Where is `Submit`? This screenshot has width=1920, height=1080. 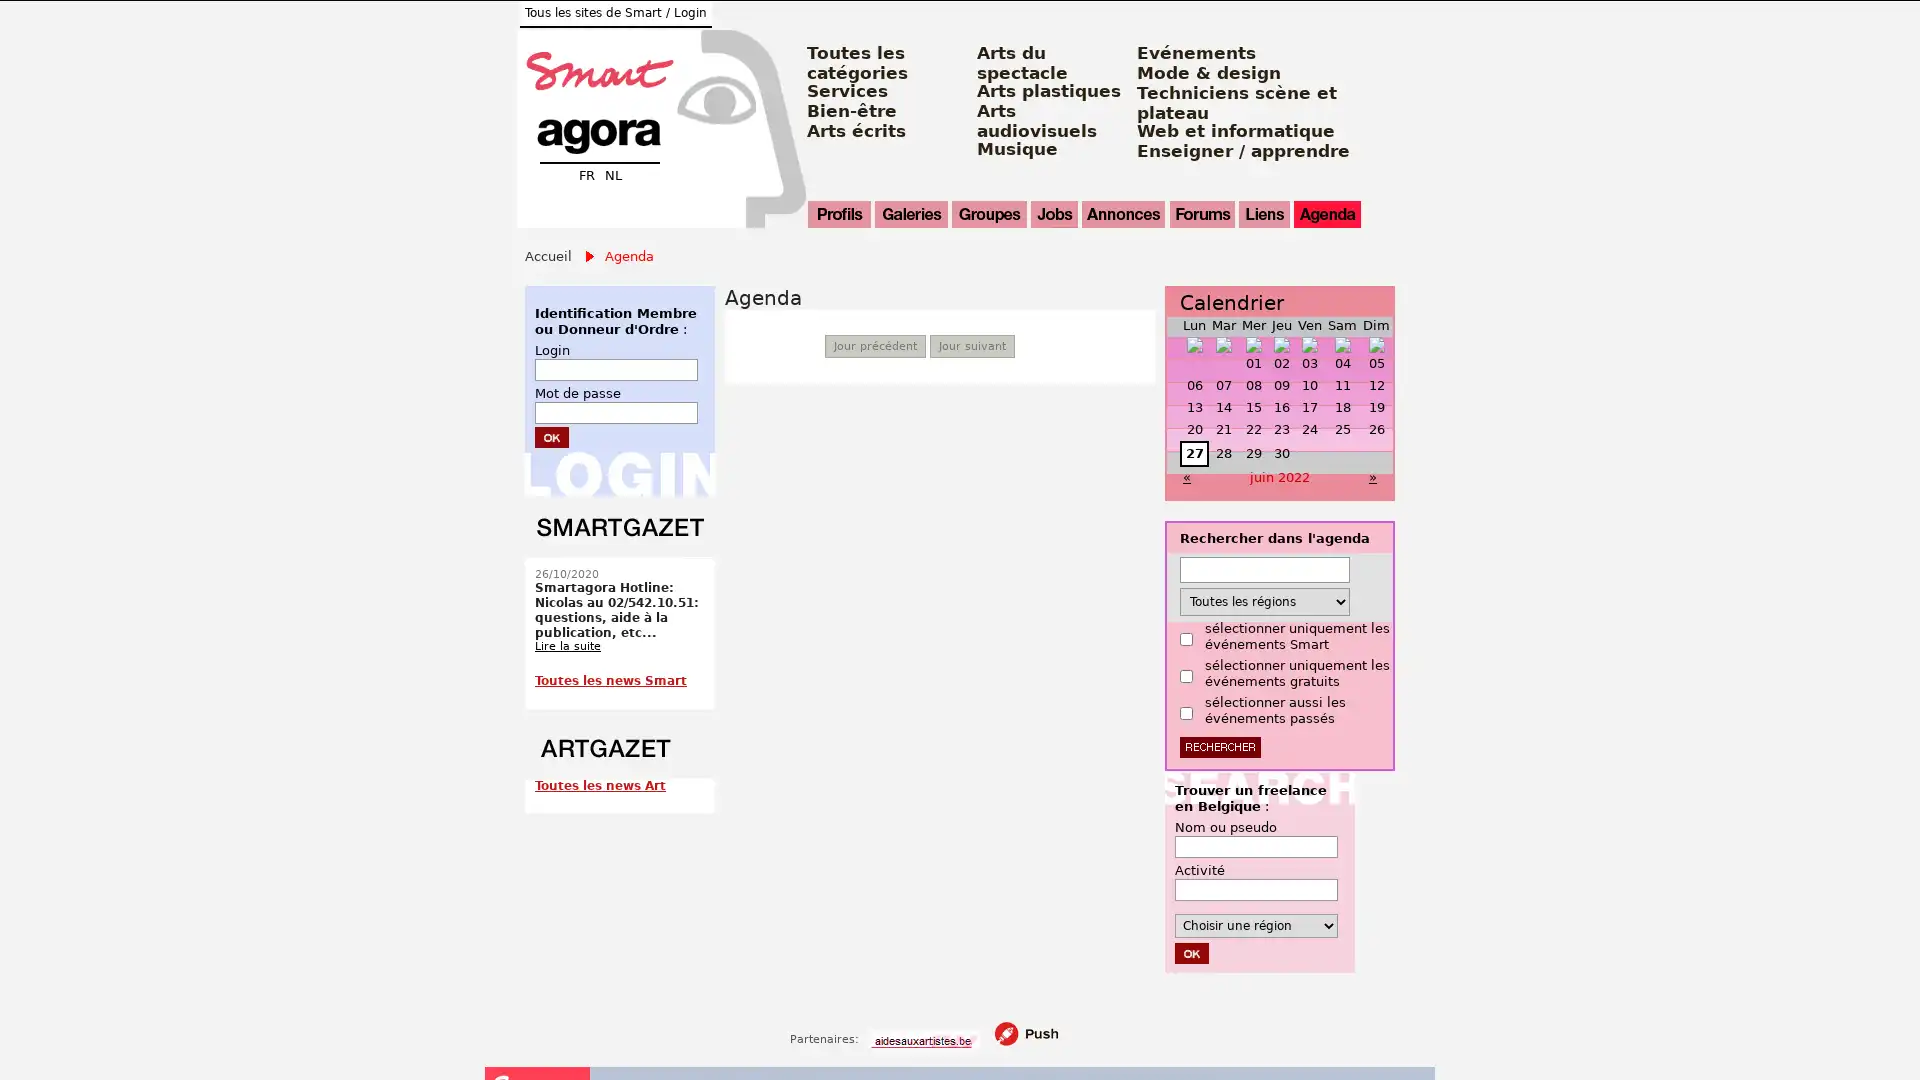
Submit is located at coordinates (1191, 951).